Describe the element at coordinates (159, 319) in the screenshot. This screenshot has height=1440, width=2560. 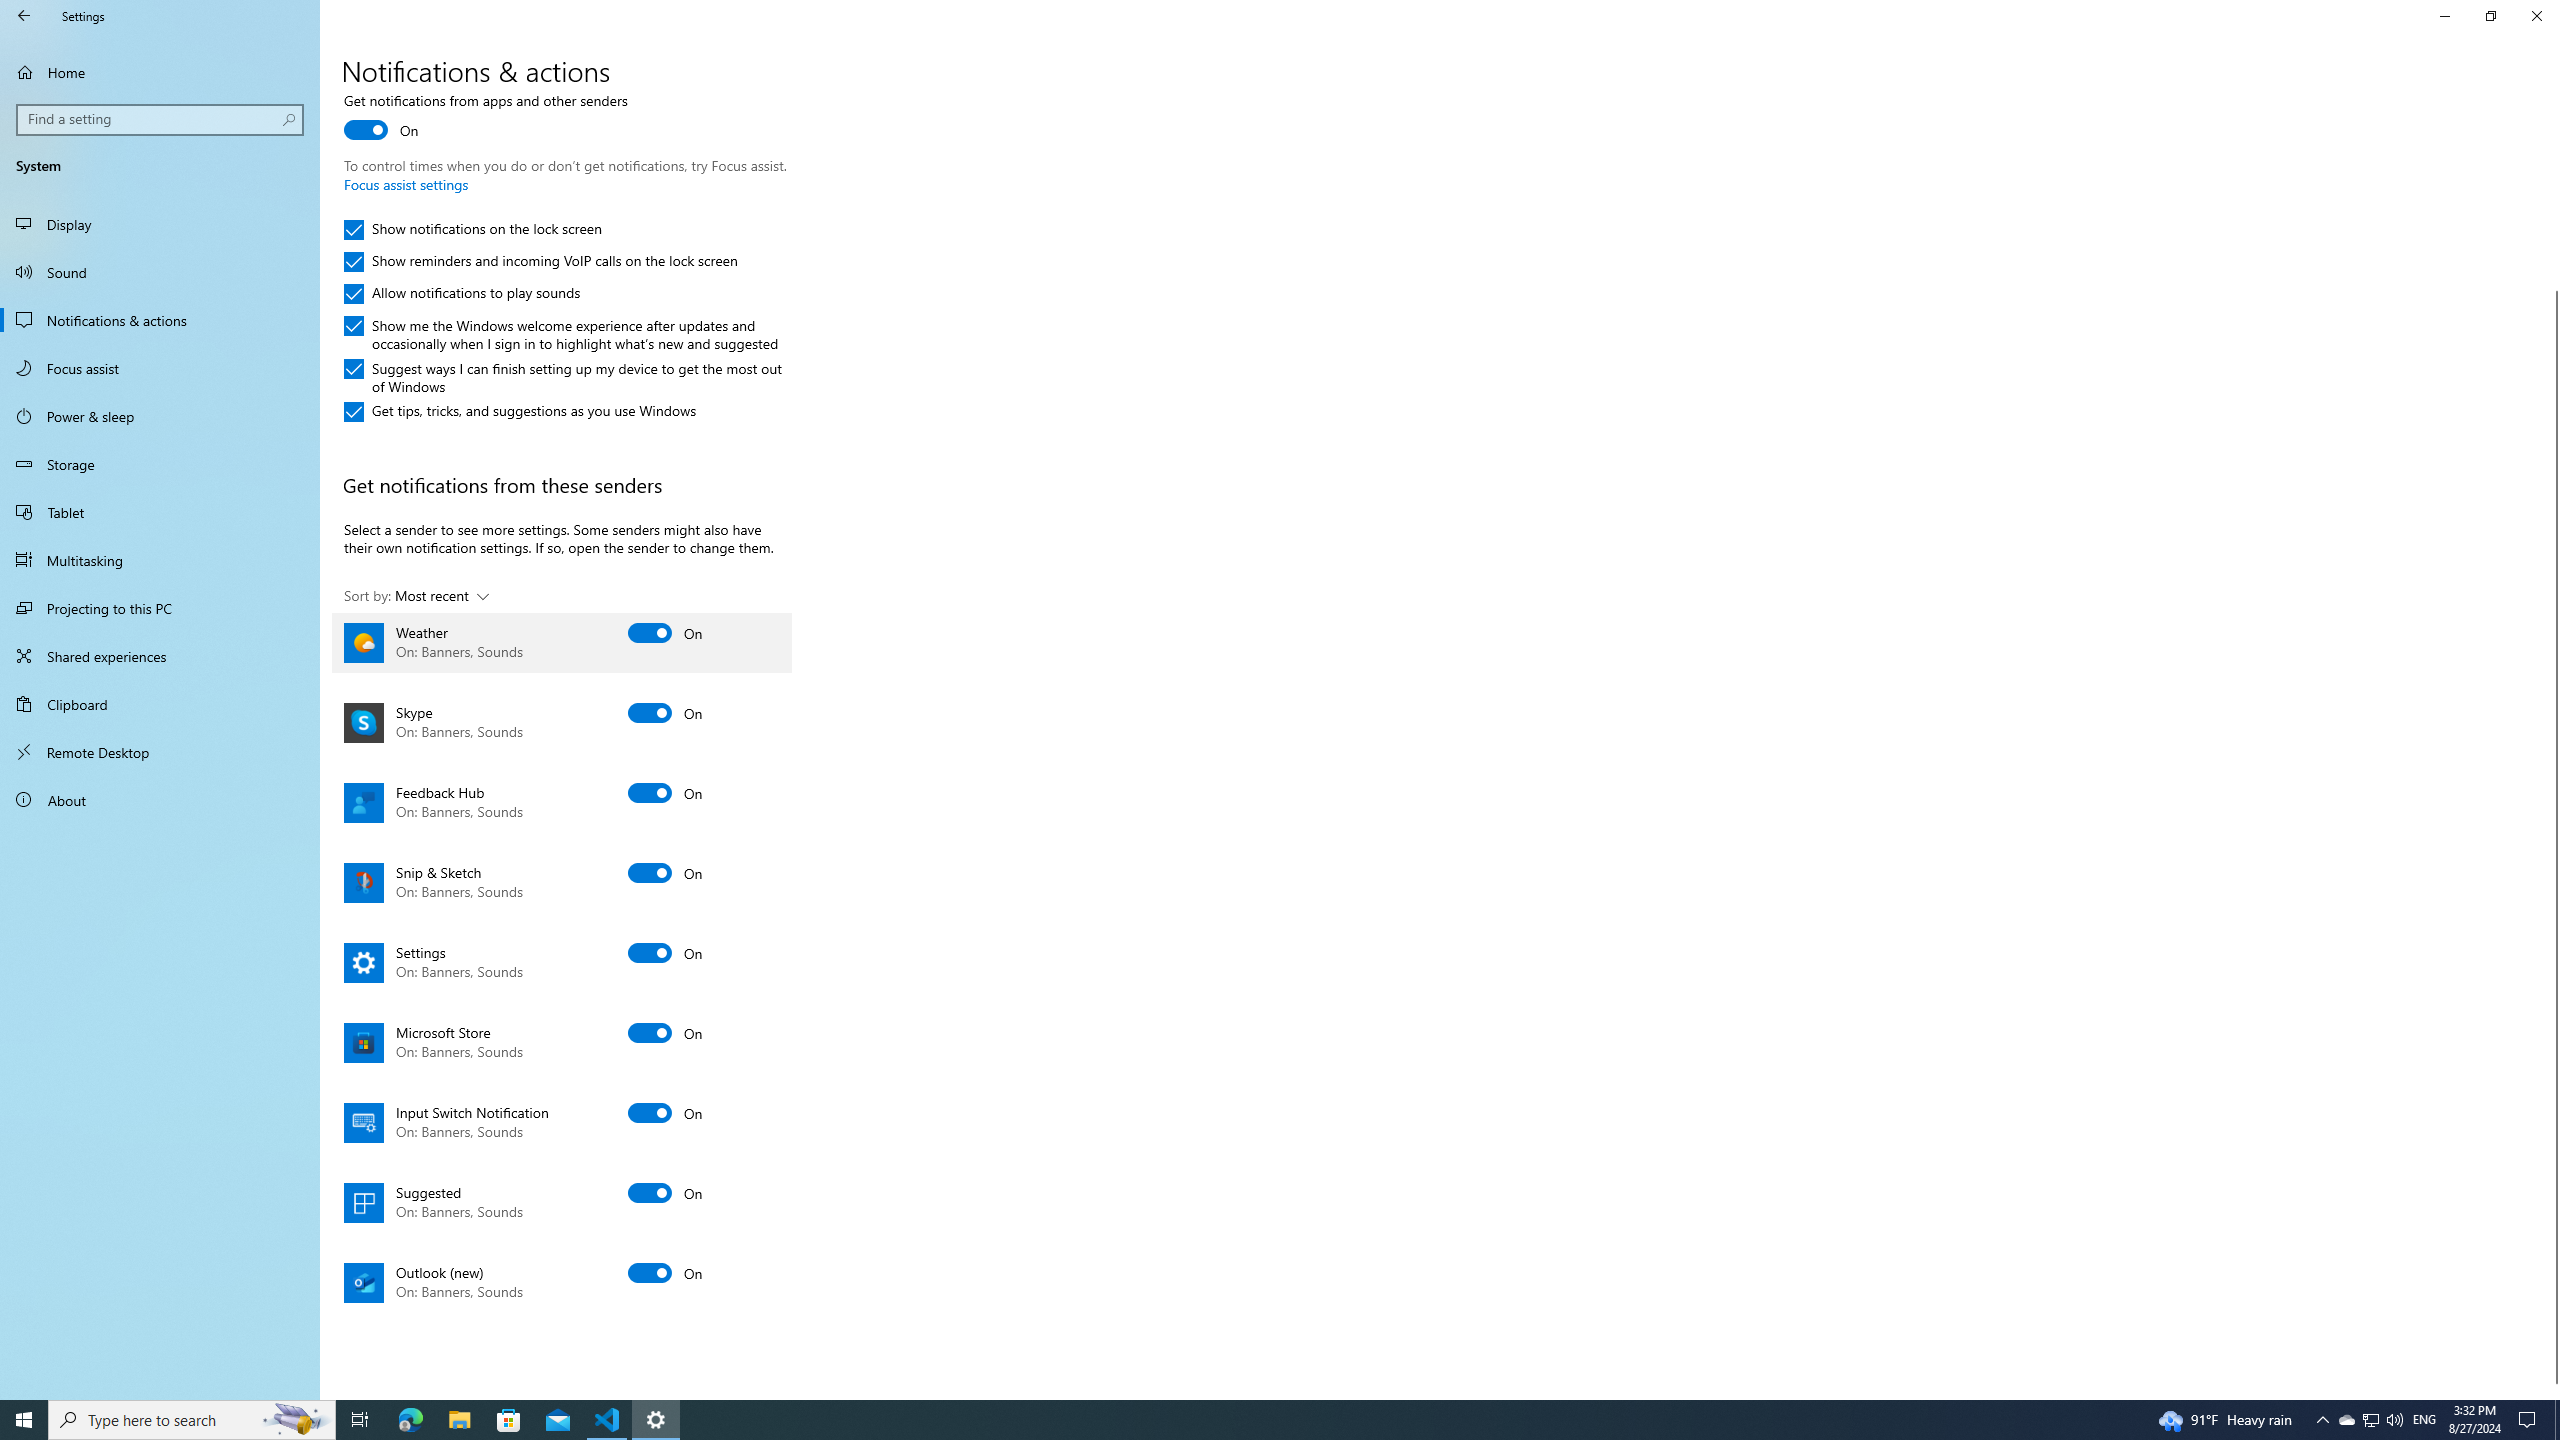
I see `'Notifications & actions'` at that location.